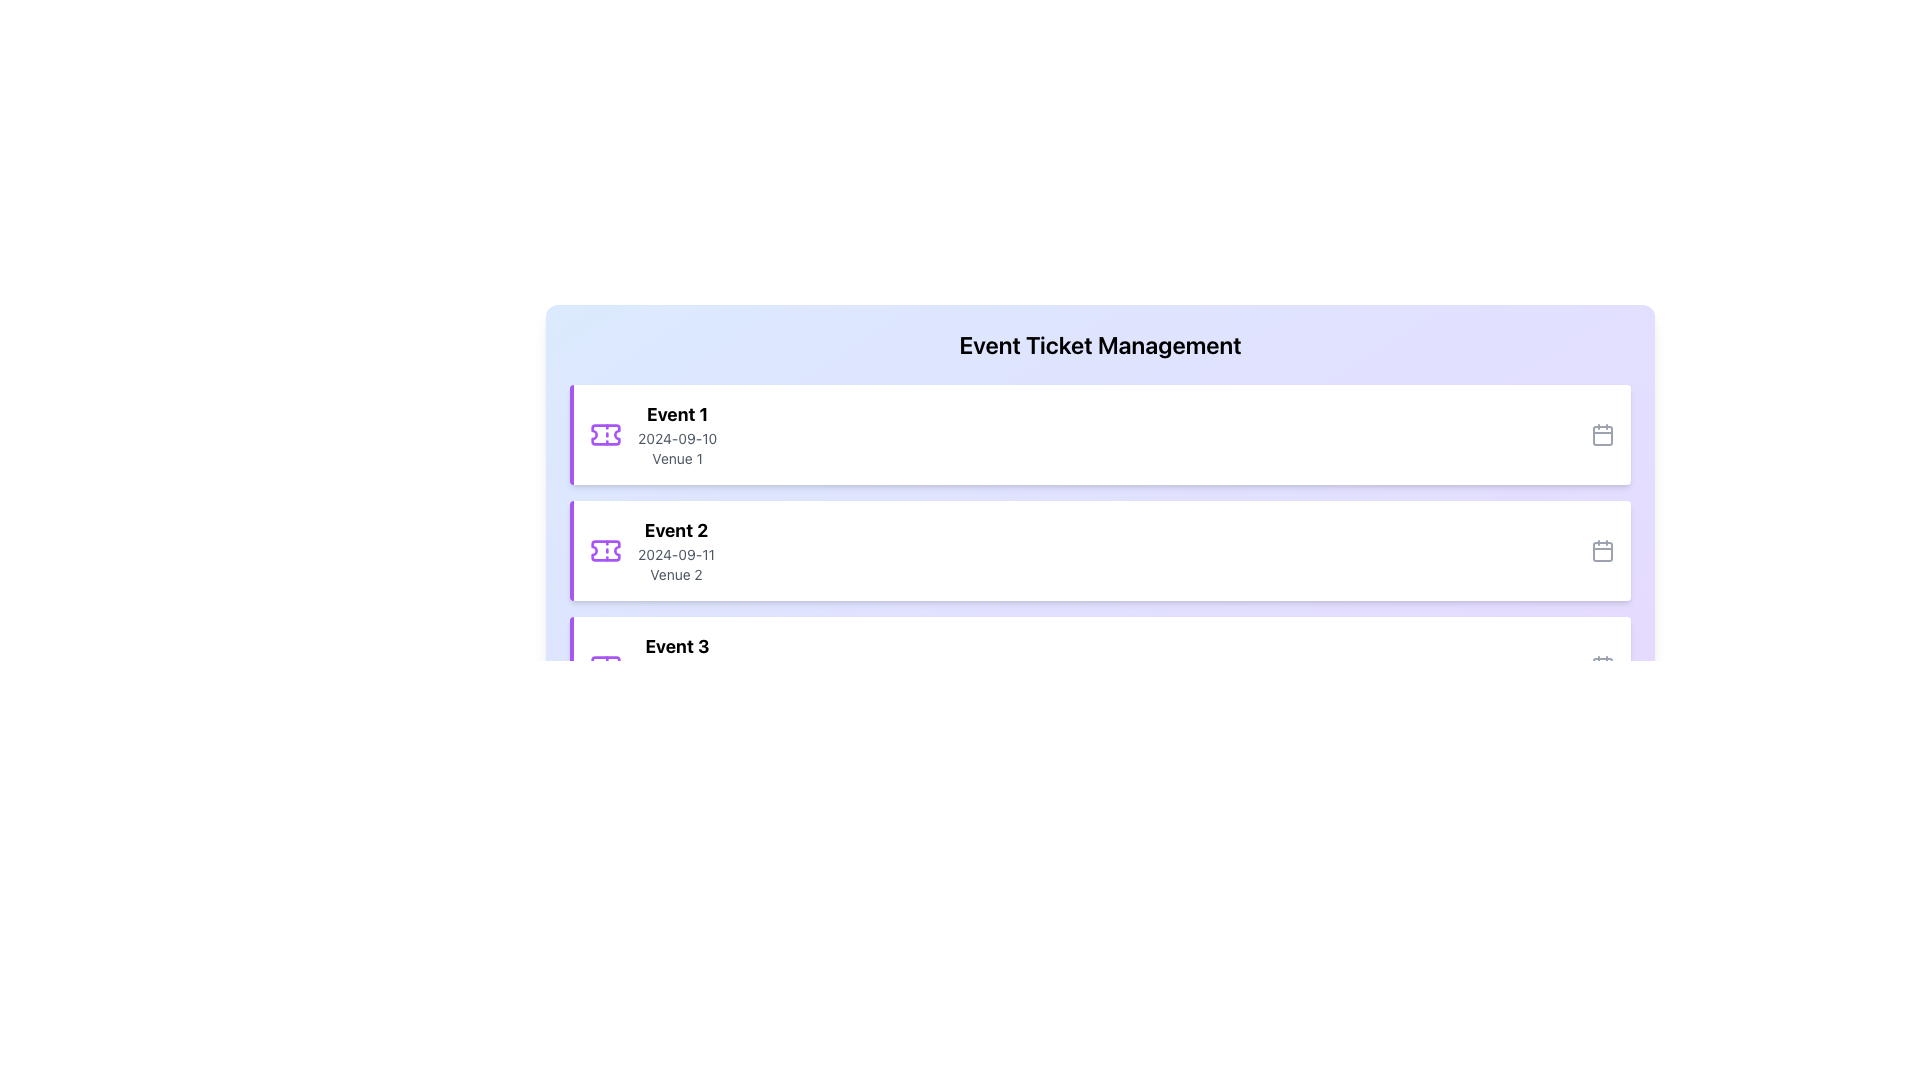  What do you see at coordinates (1603, 551) in the screenshot?
I see `the rounded-corner rectangle inside the second calendar icon located on the right side of the event list` at bounding box center [1603, 551].